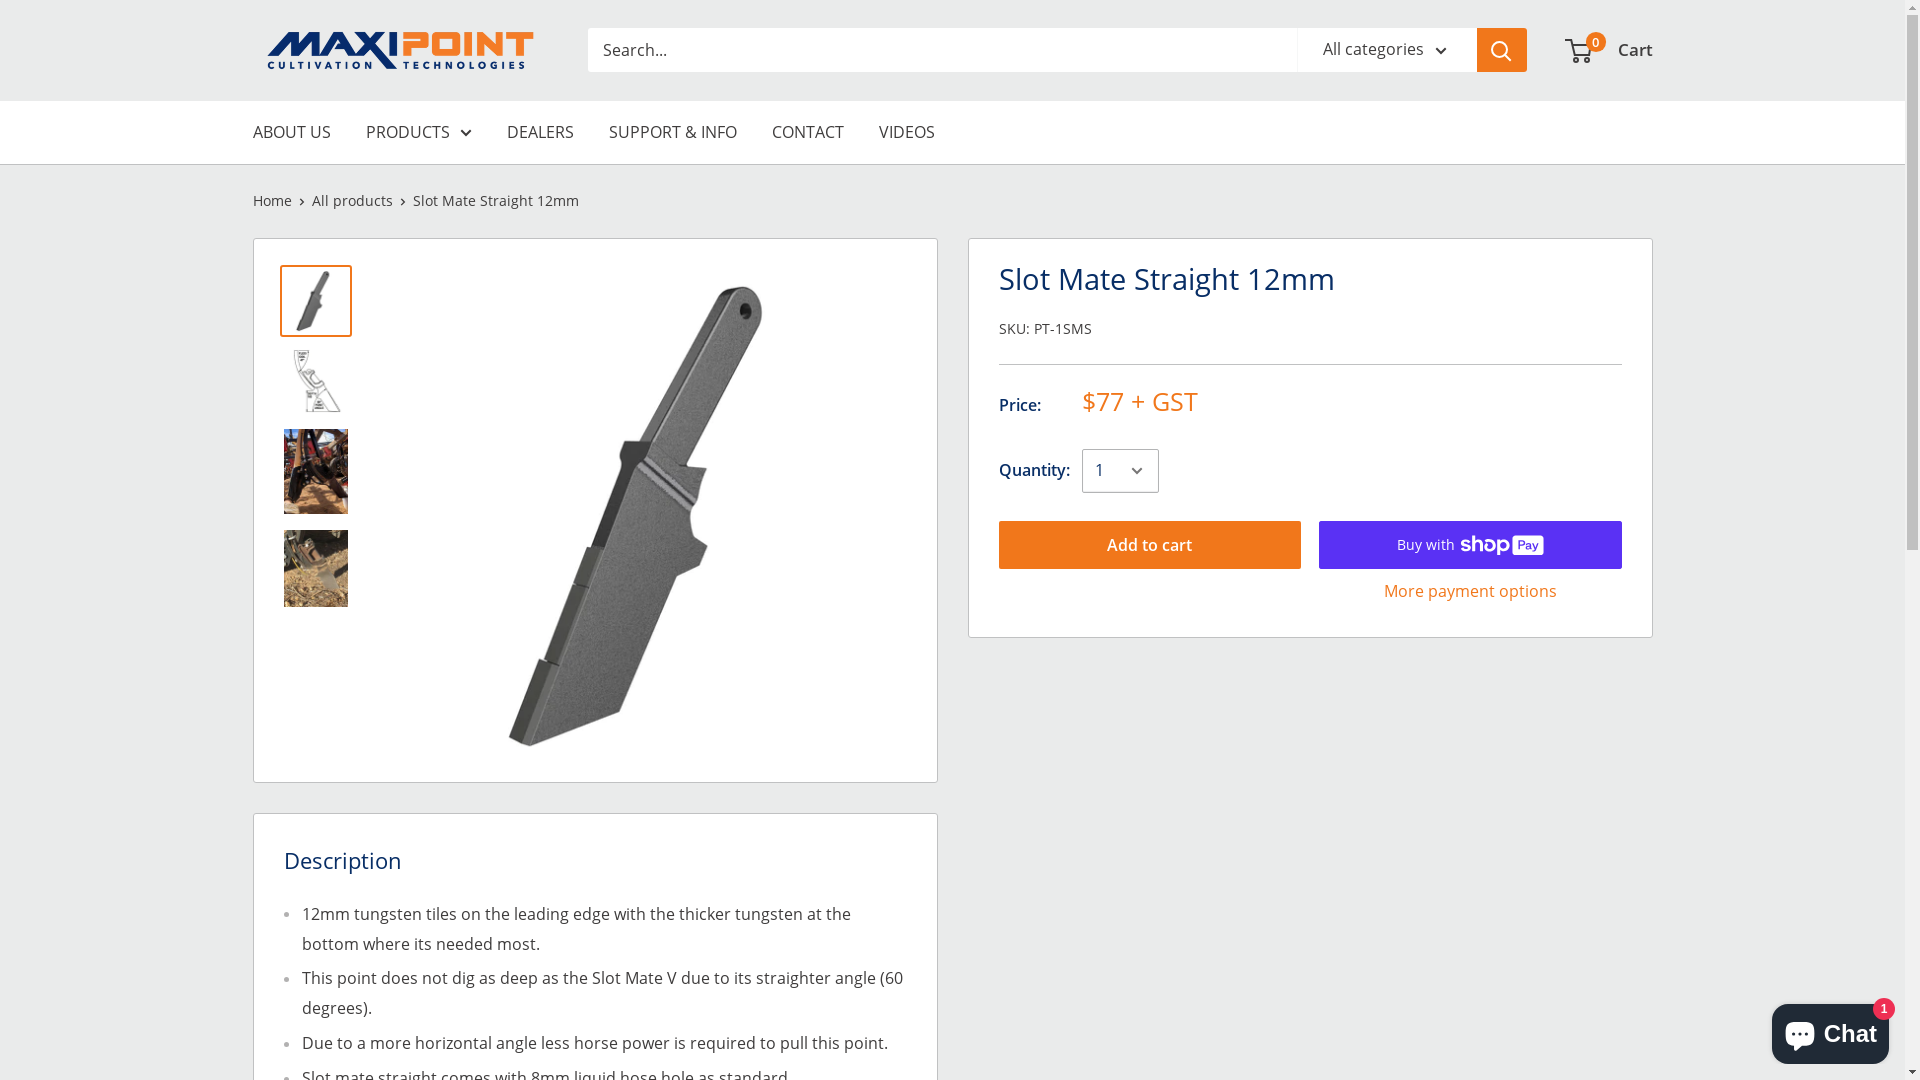  I want to click on 'All products', so click(311, 200).